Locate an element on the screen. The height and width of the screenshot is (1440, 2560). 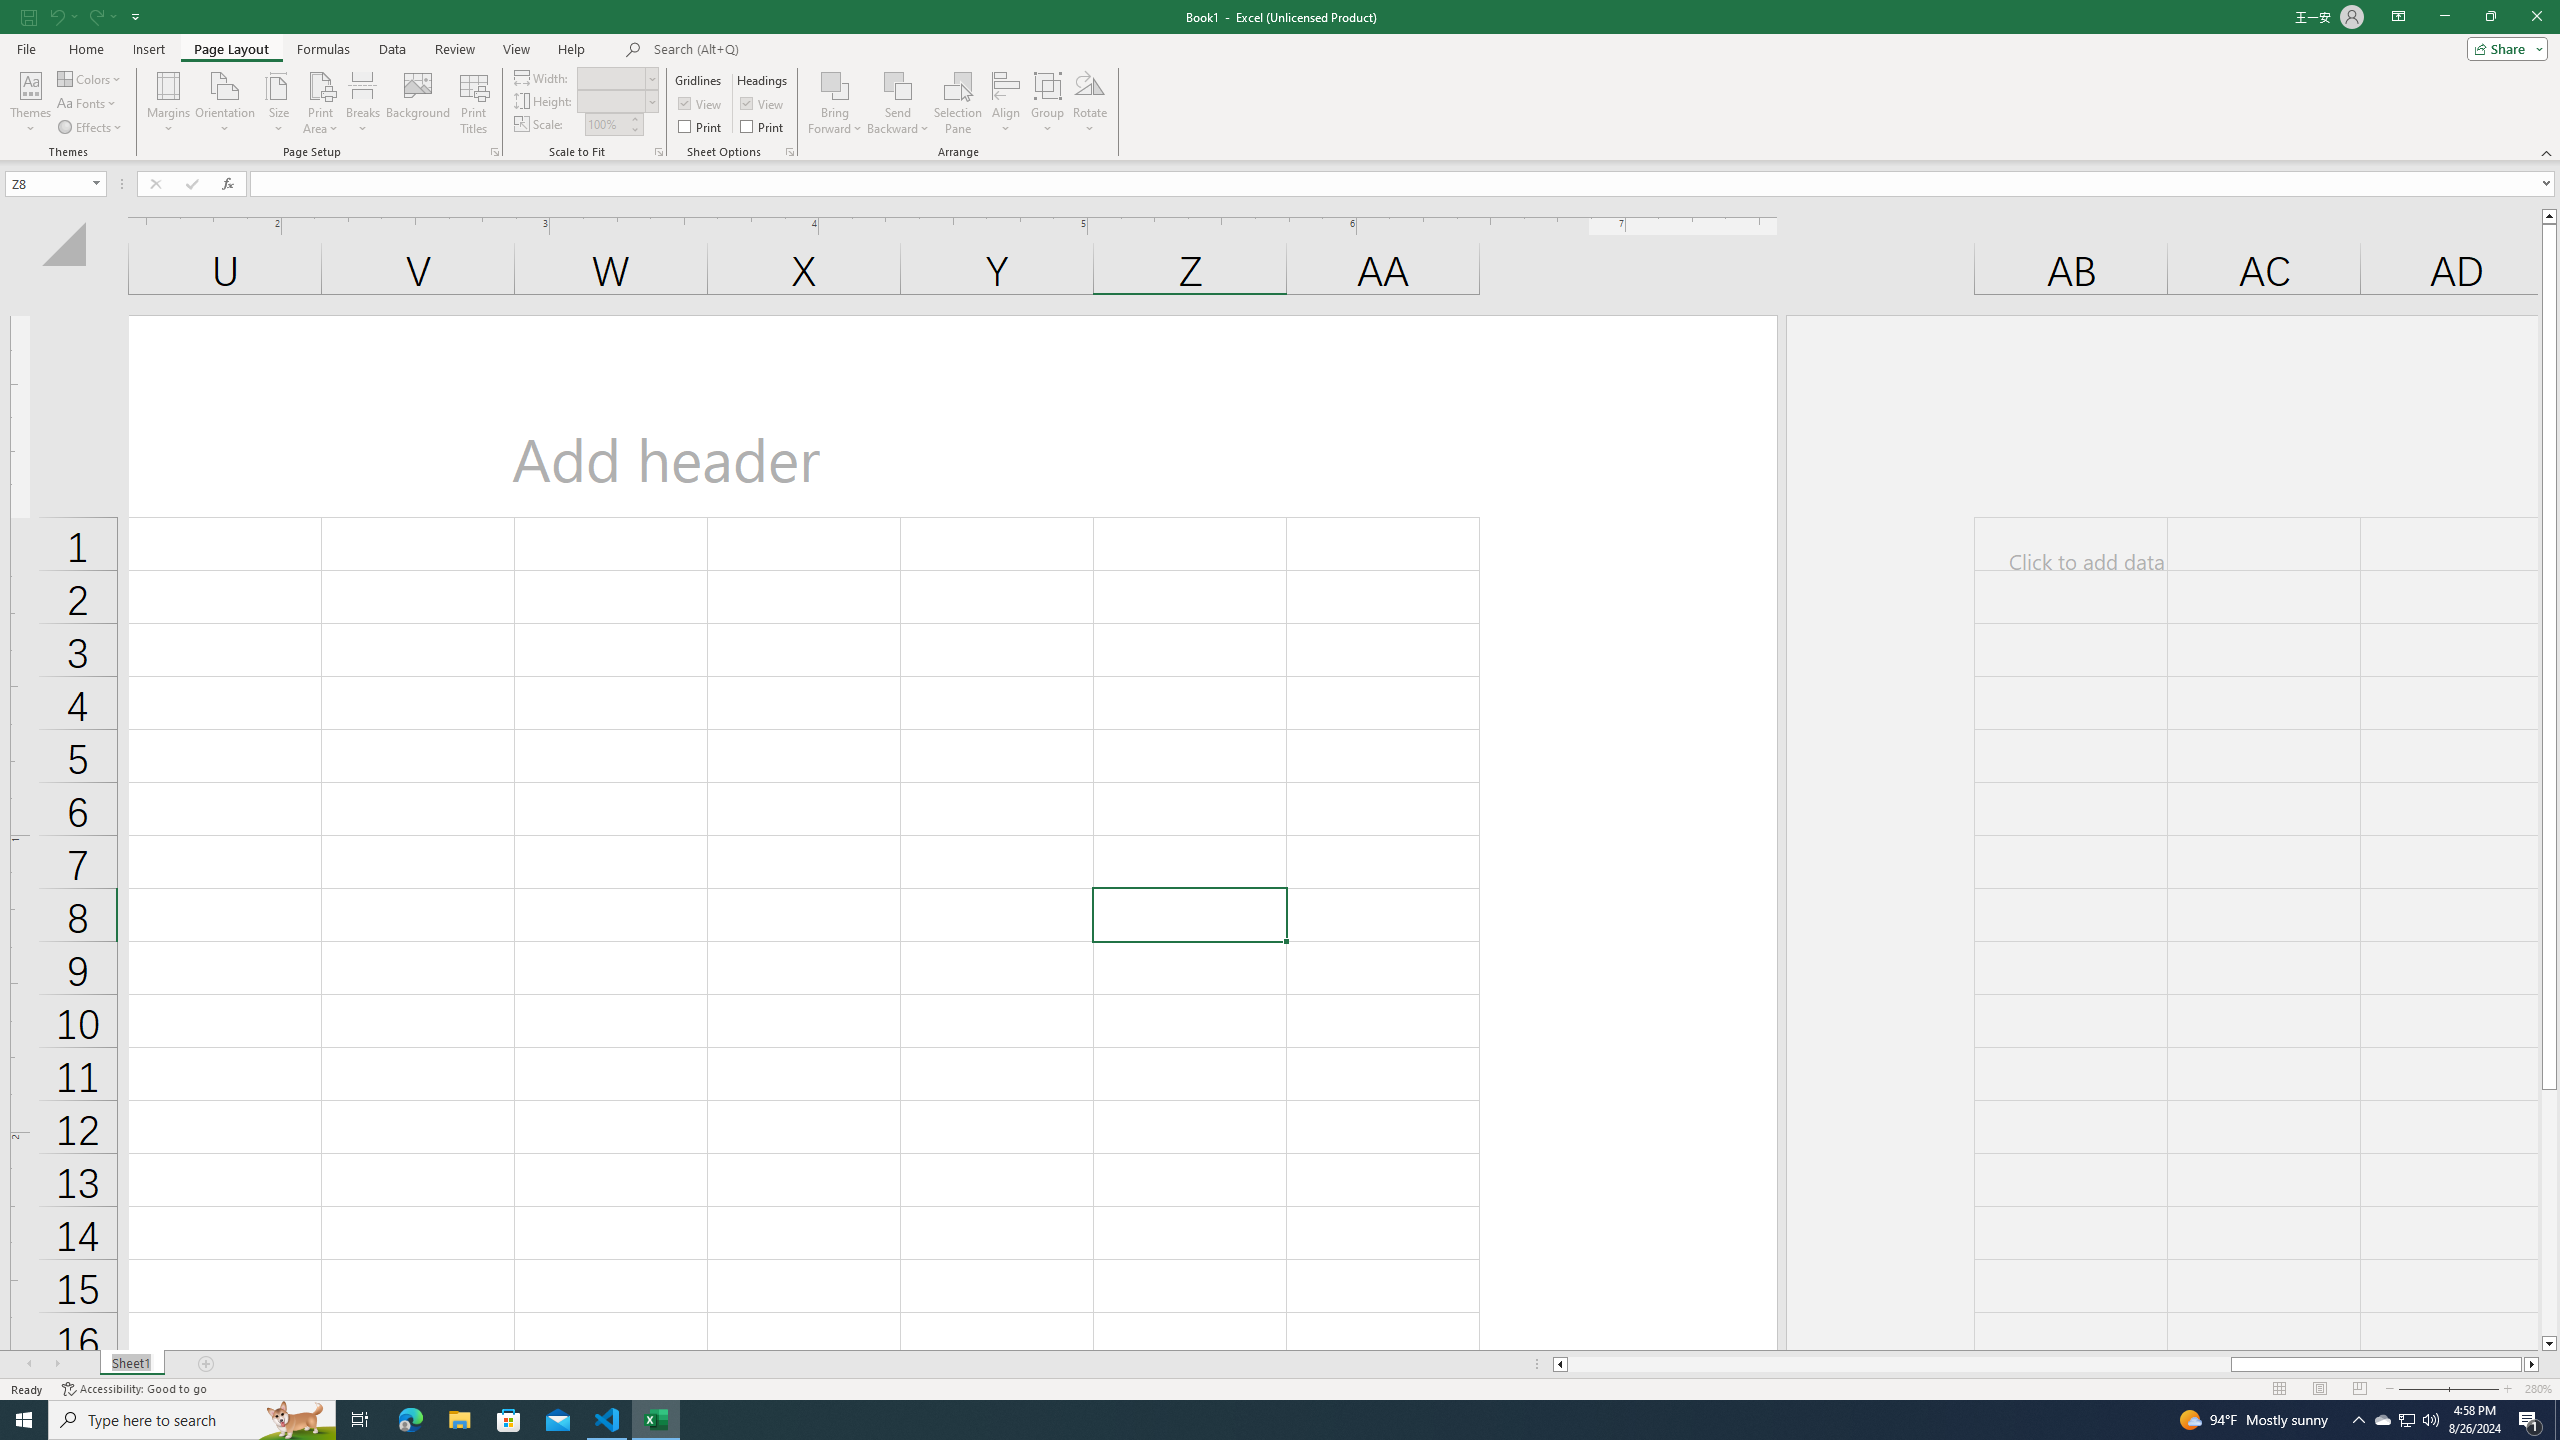
'Sheet Tab' is located at coordinates (130, 1363).